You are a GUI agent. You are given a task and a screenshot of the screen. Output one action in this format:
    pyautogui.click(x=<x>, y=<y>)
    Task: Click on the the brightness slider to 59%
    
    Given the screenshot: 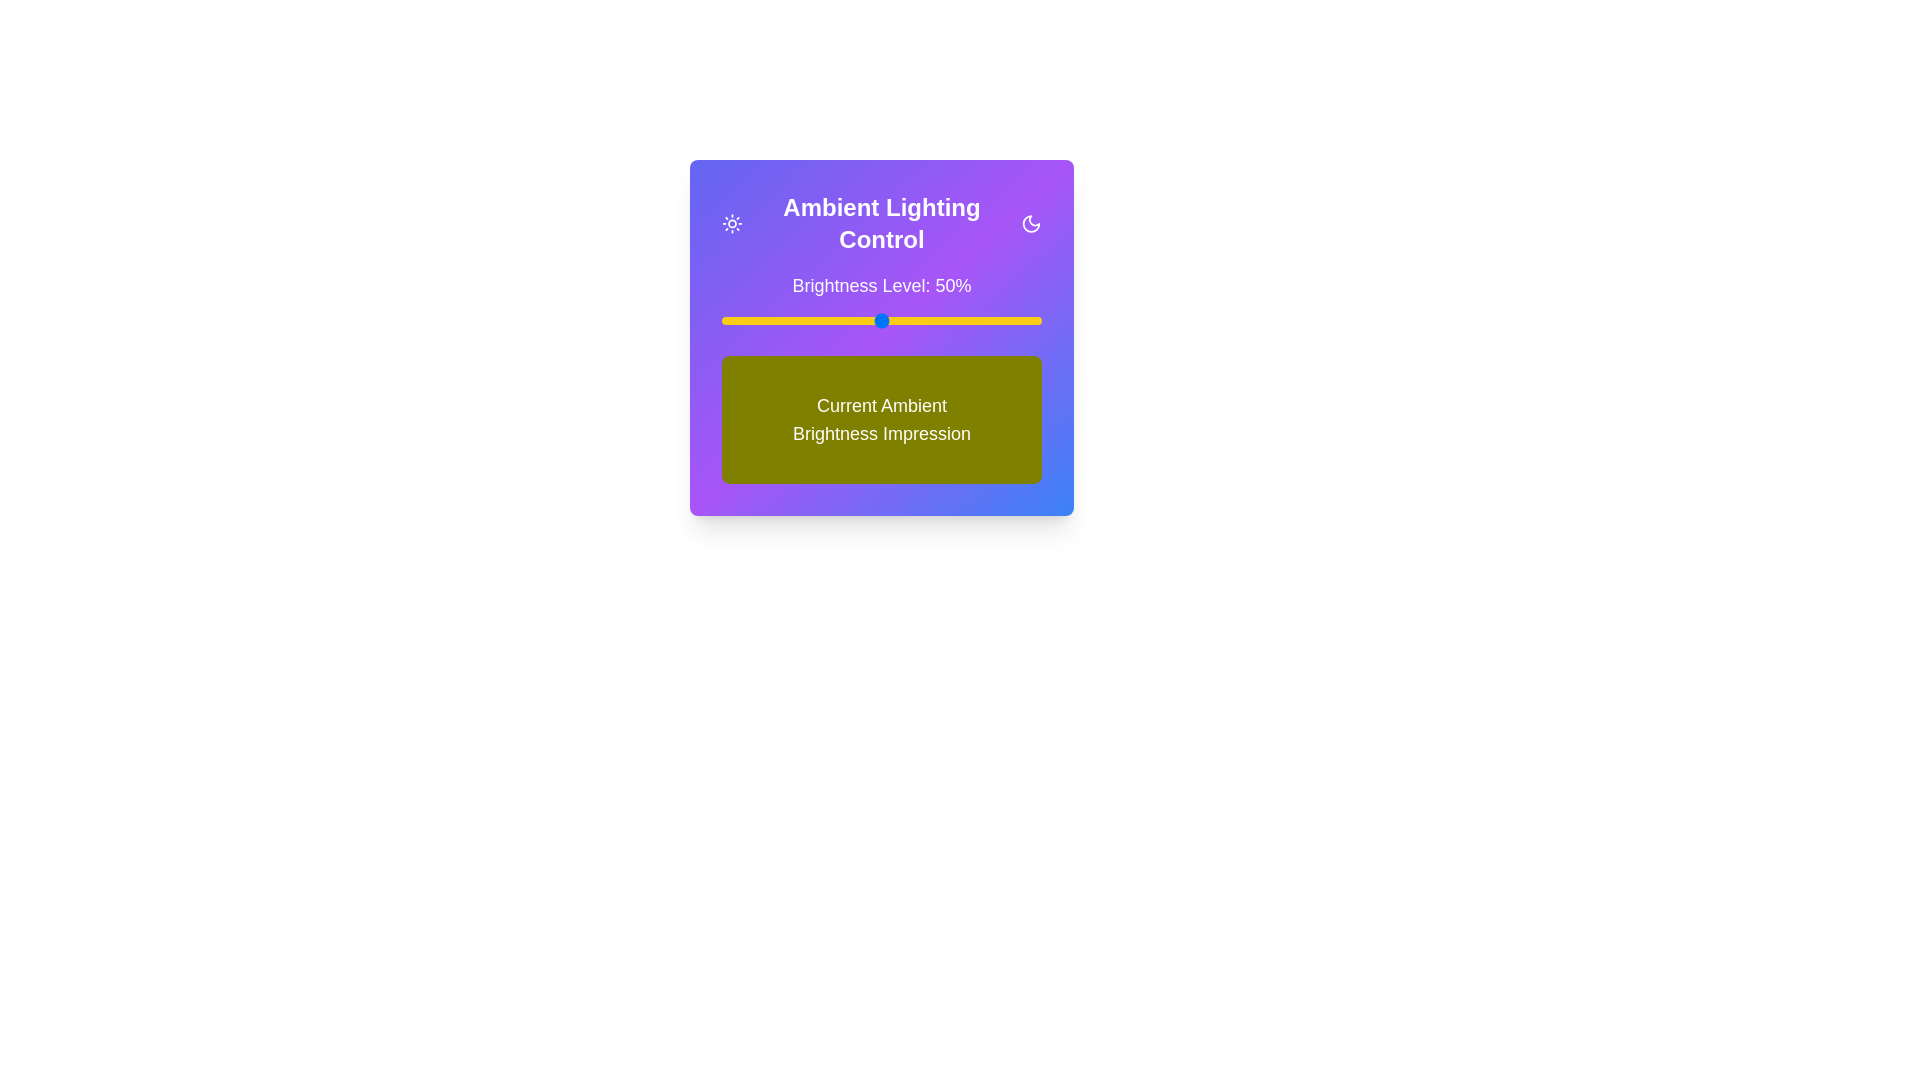 What is the action you would take?
    pyautogui.click(x=909, y=319)
    